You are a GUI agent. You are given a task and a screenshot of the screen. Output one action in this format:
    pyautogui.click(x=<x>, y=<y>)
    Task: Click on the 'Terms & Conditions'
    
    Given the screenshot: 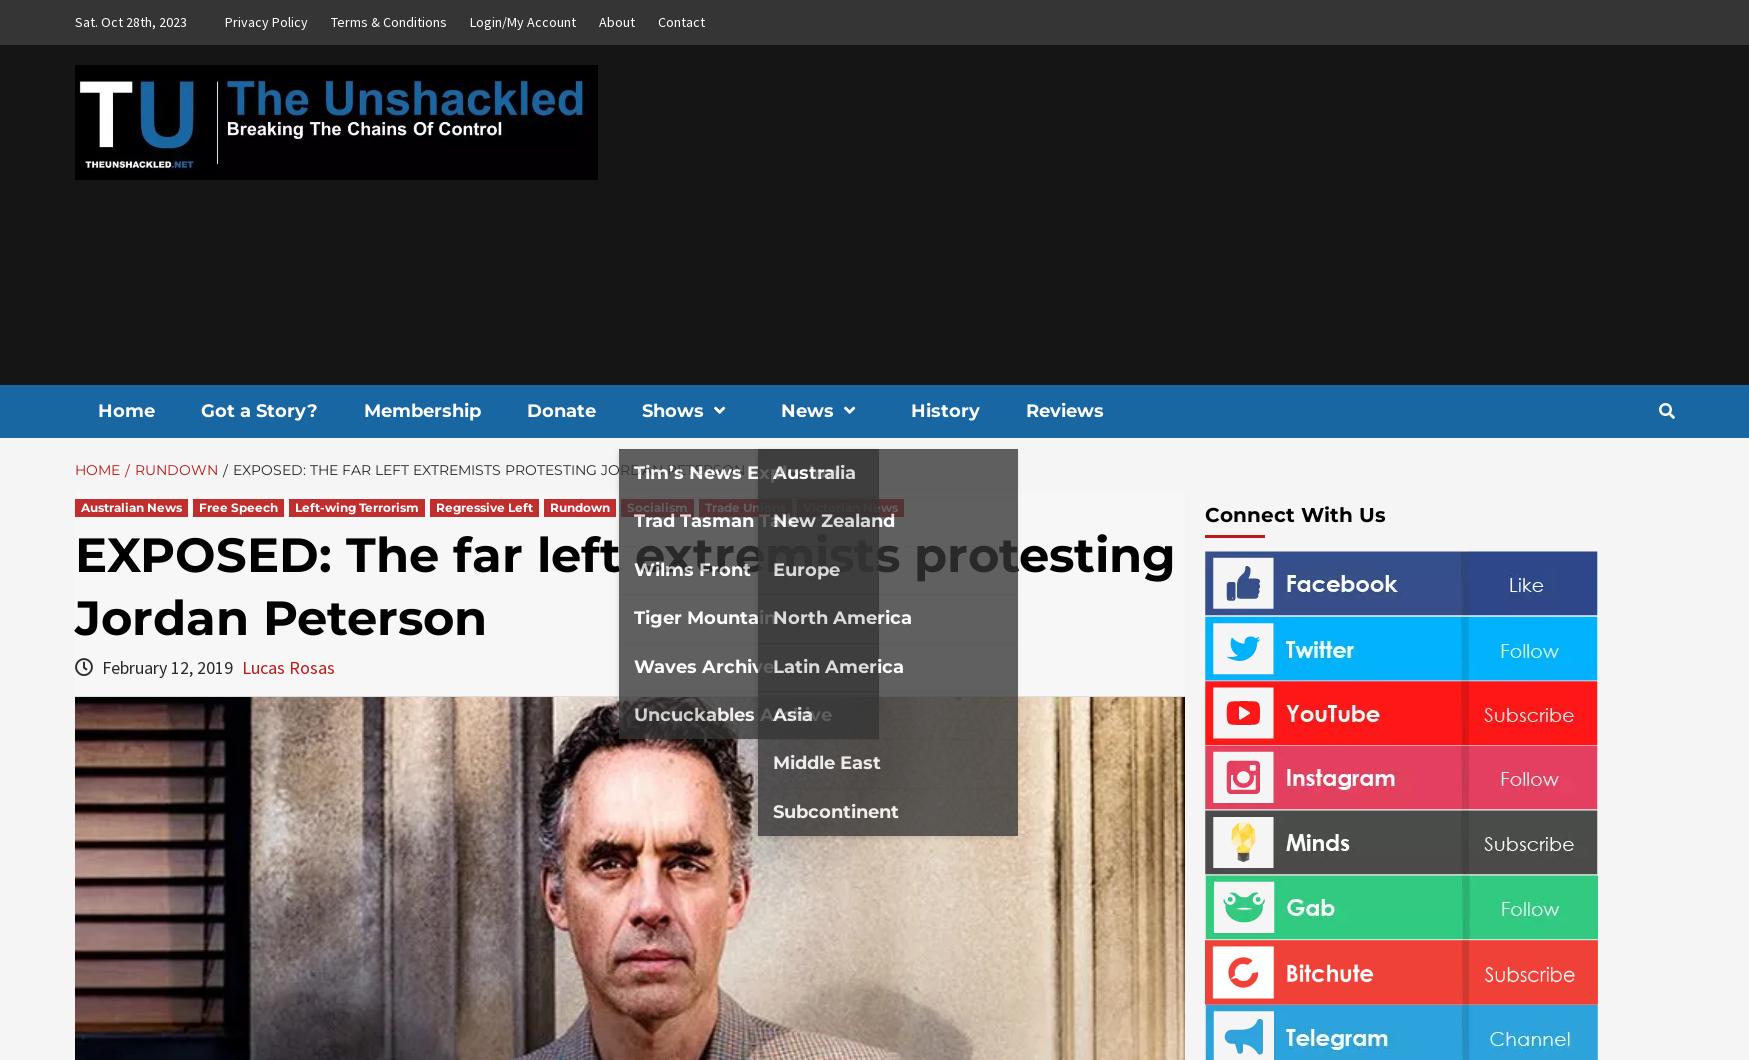 What is the action you would take?
    pyautogui.click(x=387, y=22)
    